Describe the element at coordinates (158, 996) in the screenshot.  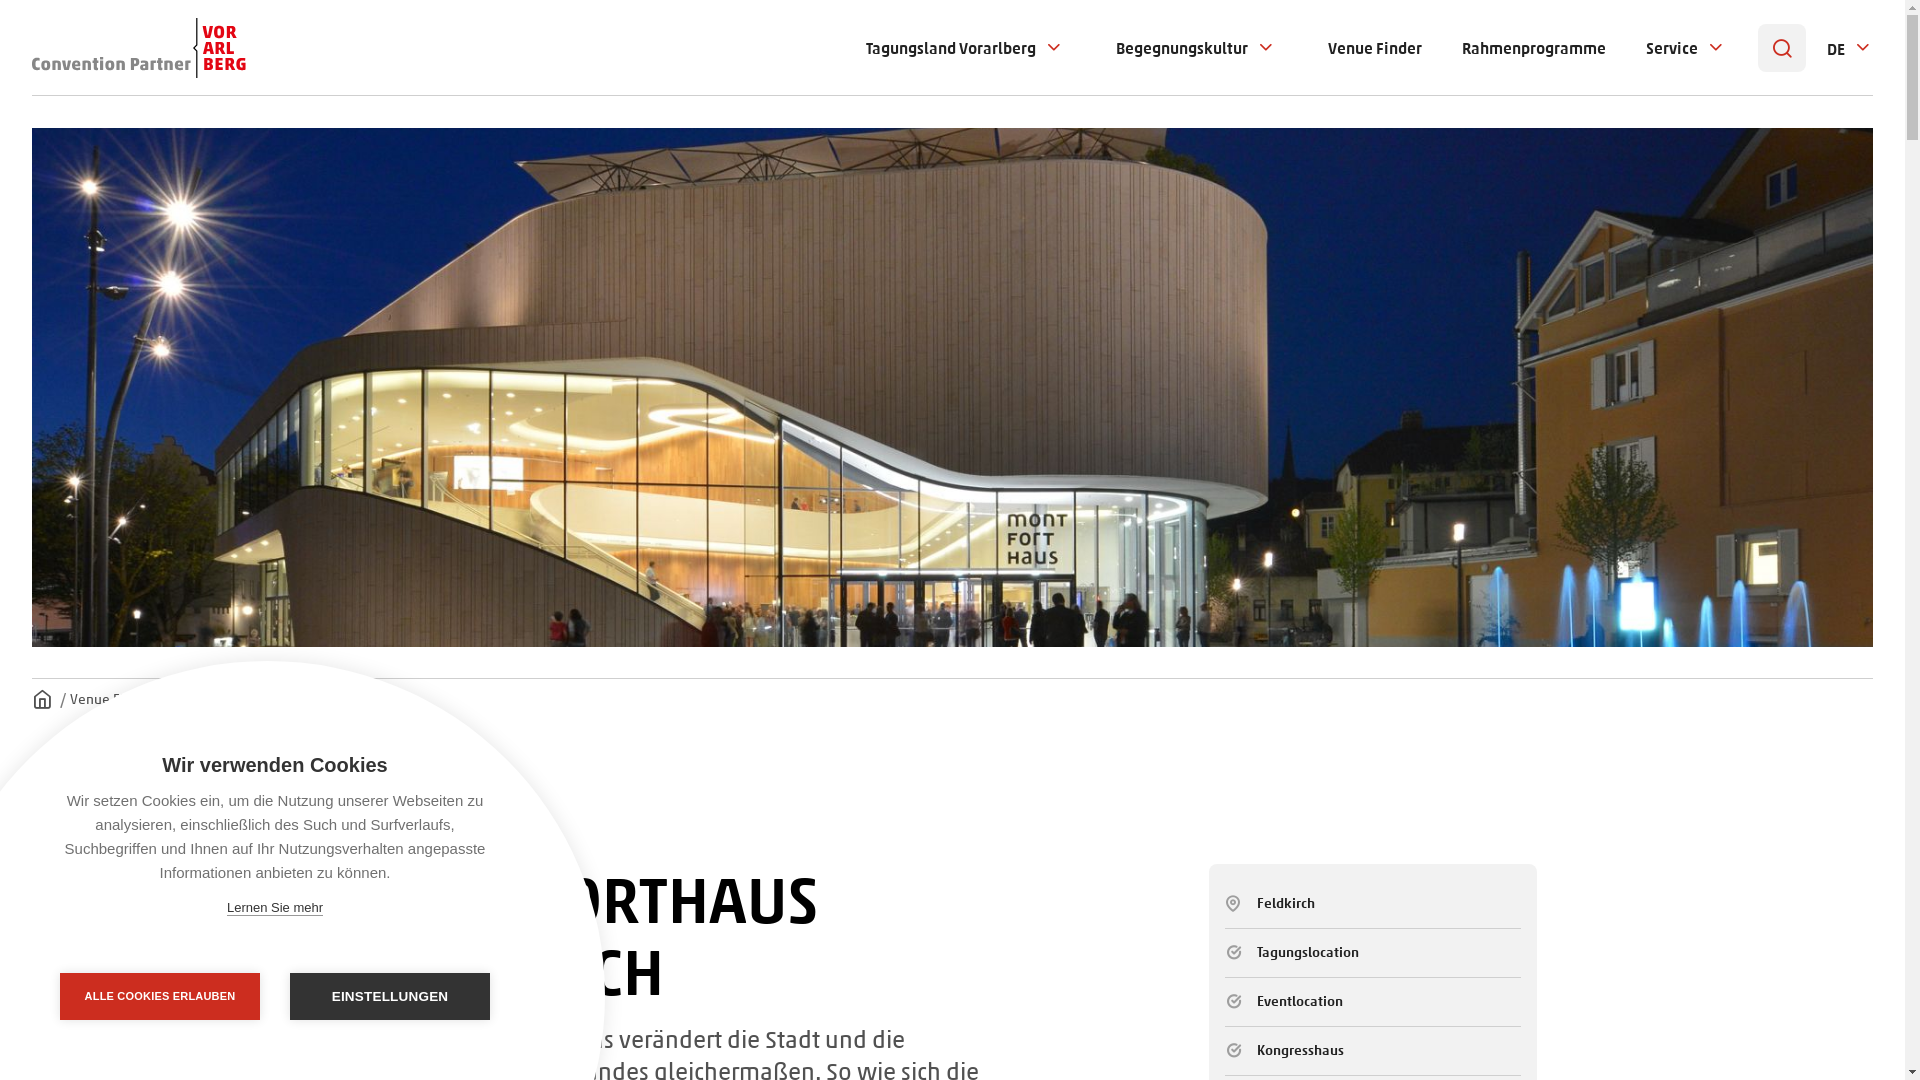
I see `'ALLE COOKIES ERLAUBEN'` at that location.